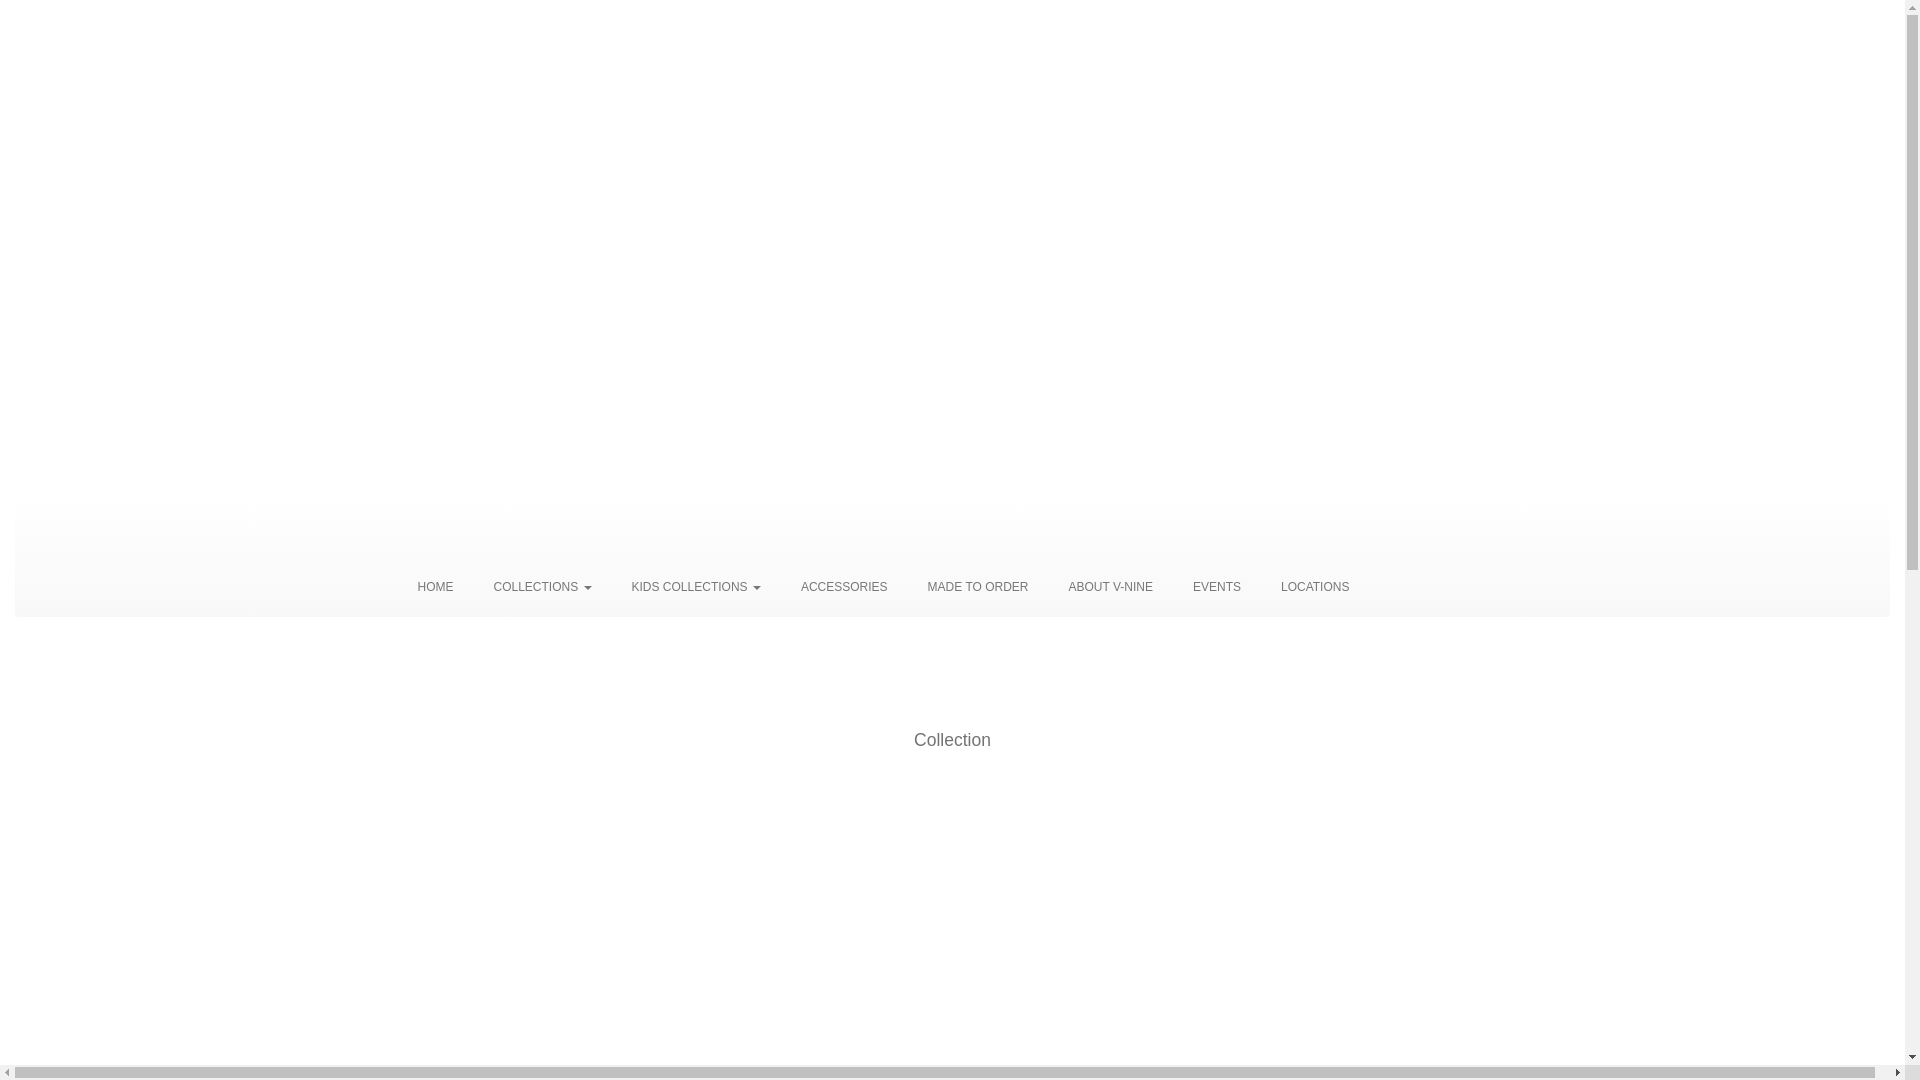 The width and height of the screenshot is (1920, 1080). I want to click on 'COLLECTIONS', so click(542, 585).